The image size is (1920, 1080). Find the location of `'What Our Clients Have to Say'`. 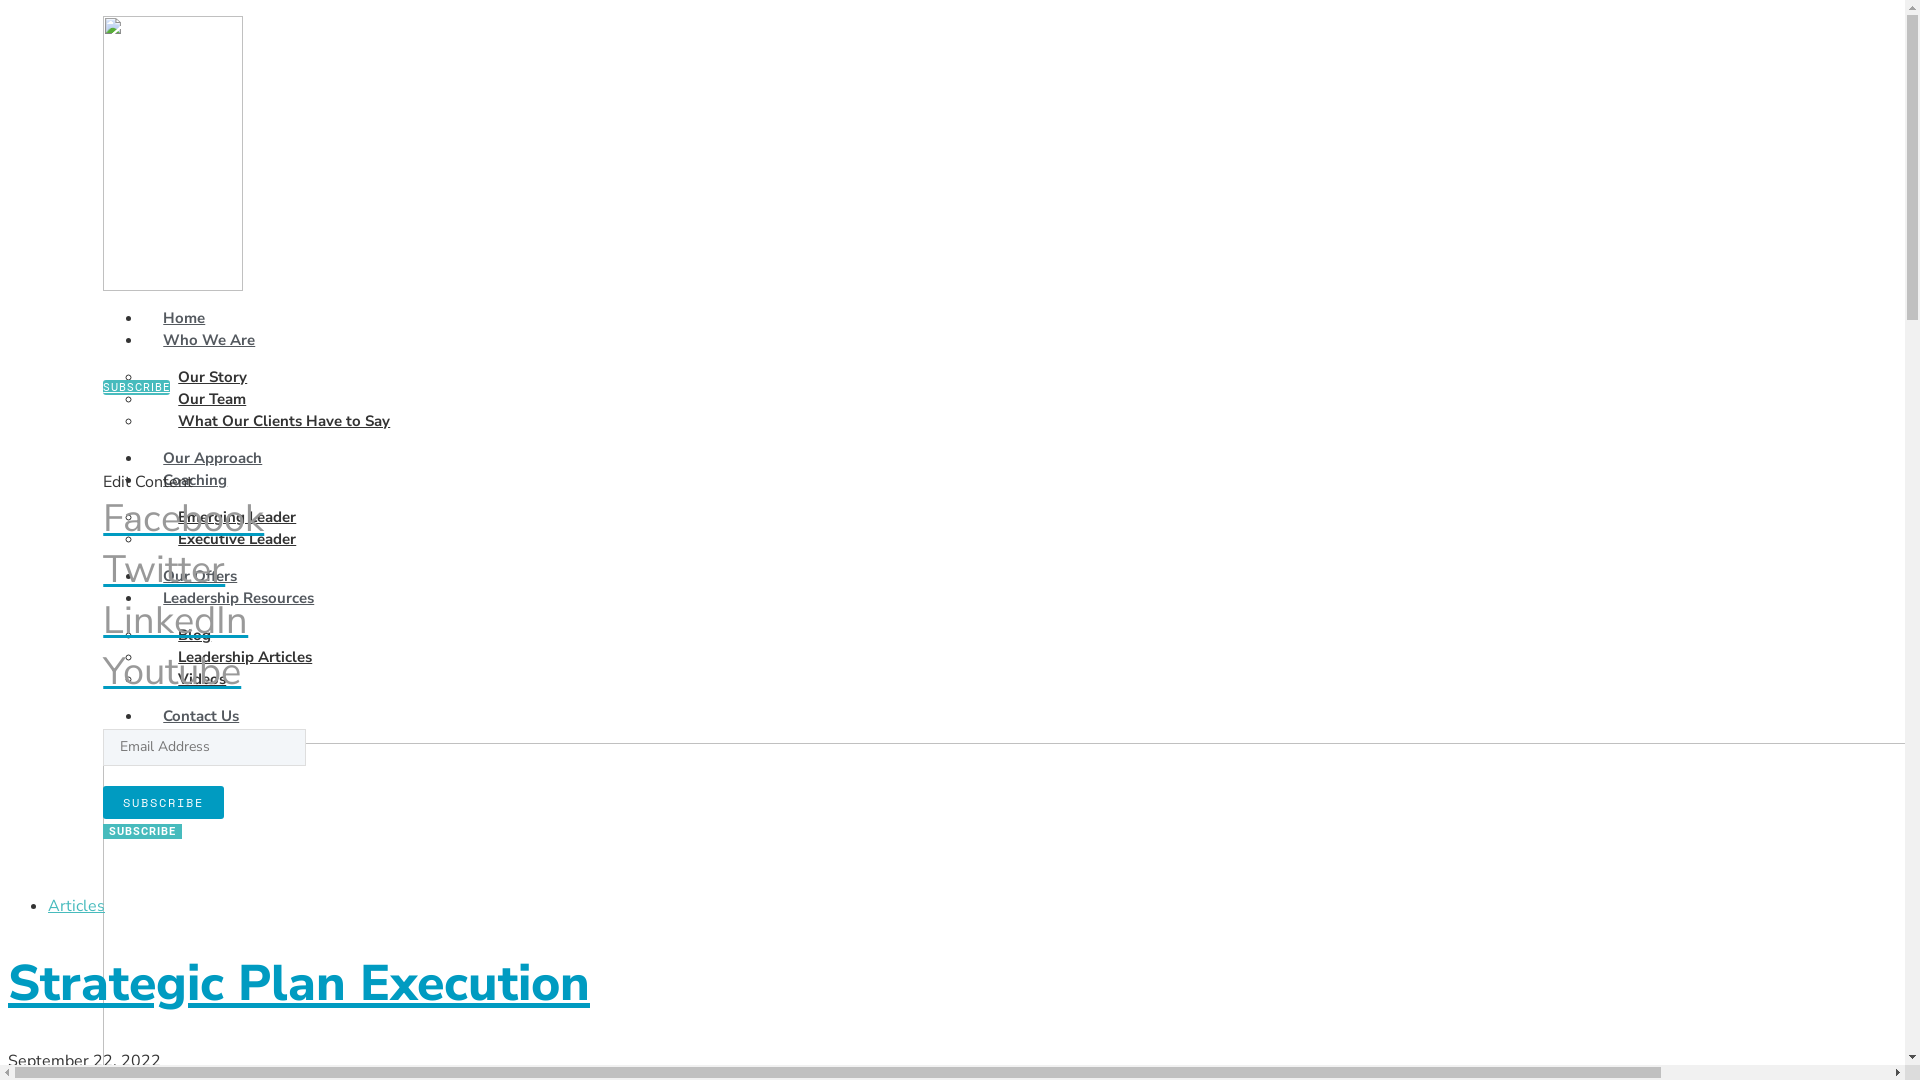

'What Our Clients Have to Say' is located at coordinates (282, 419).